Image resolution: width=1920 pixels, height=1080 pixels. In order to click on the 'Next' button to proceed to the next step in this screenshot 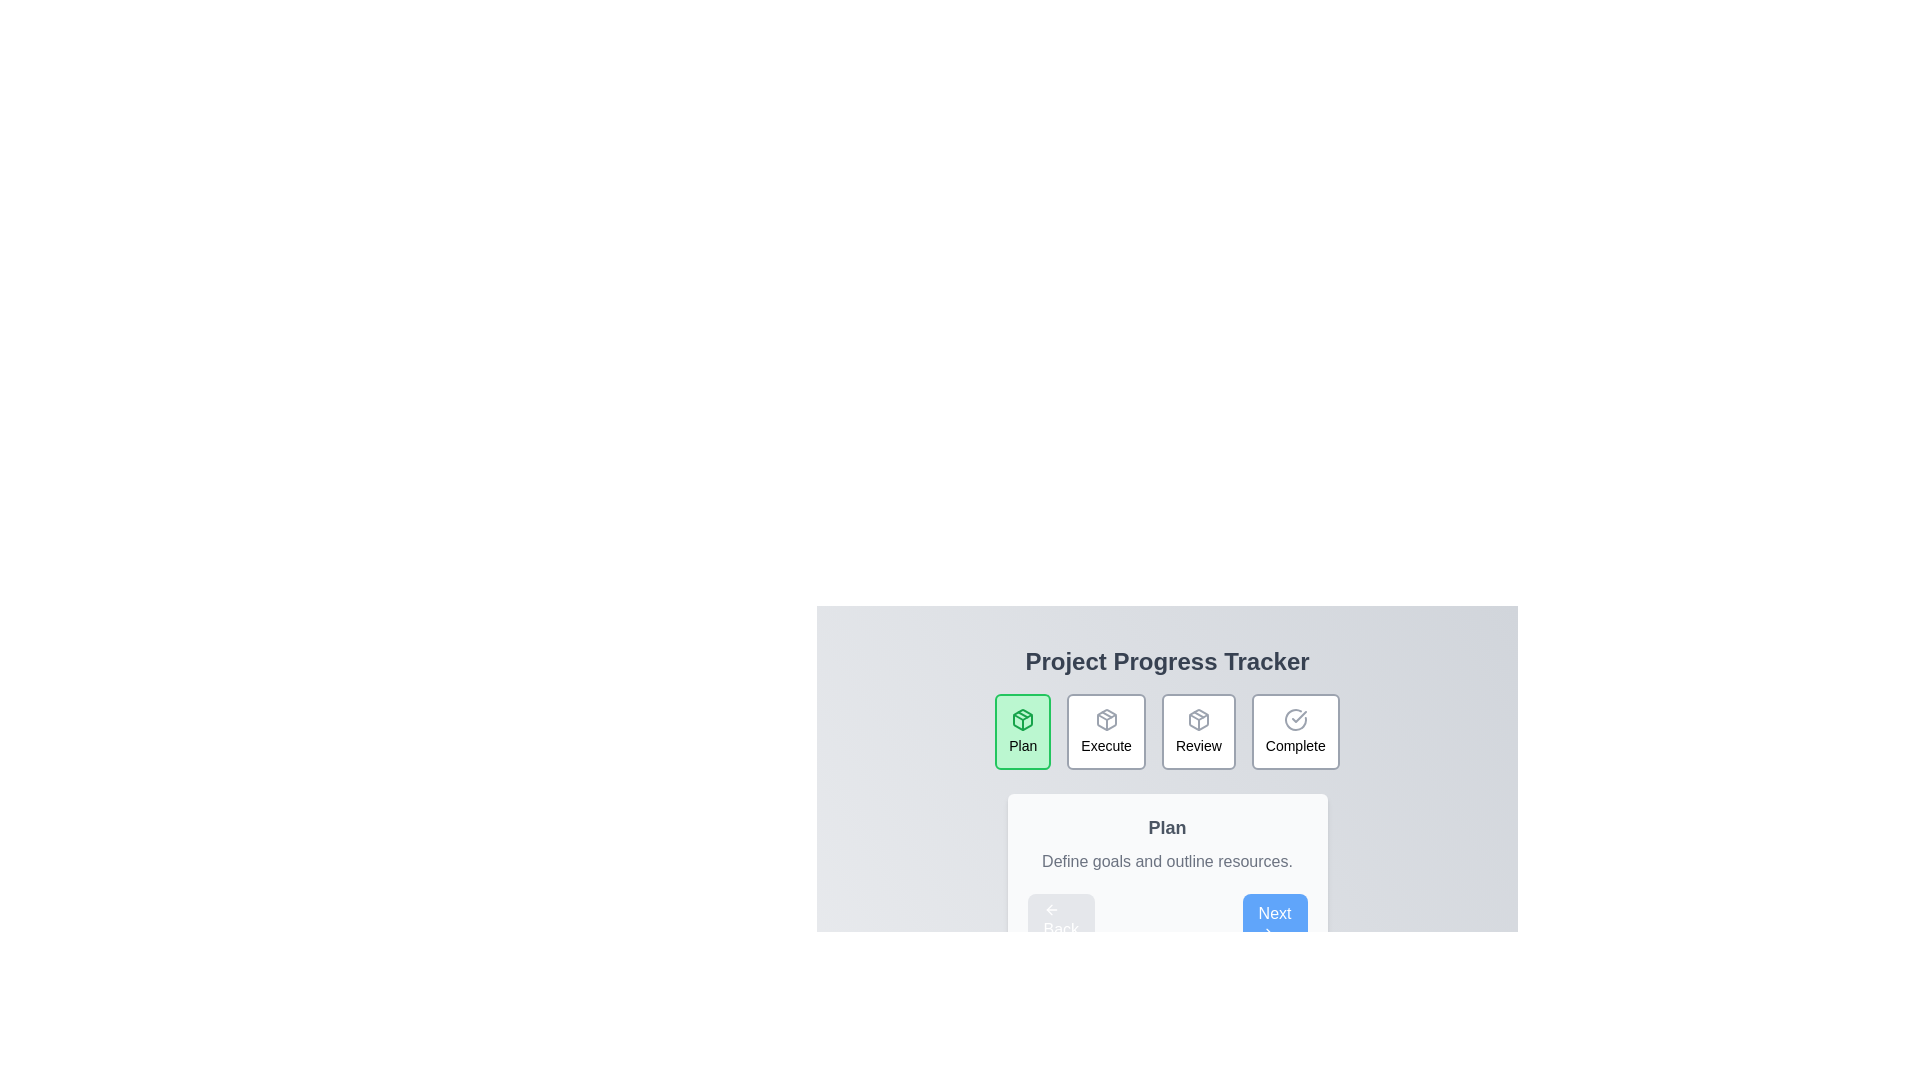, I will do `click(1274, 921)`.